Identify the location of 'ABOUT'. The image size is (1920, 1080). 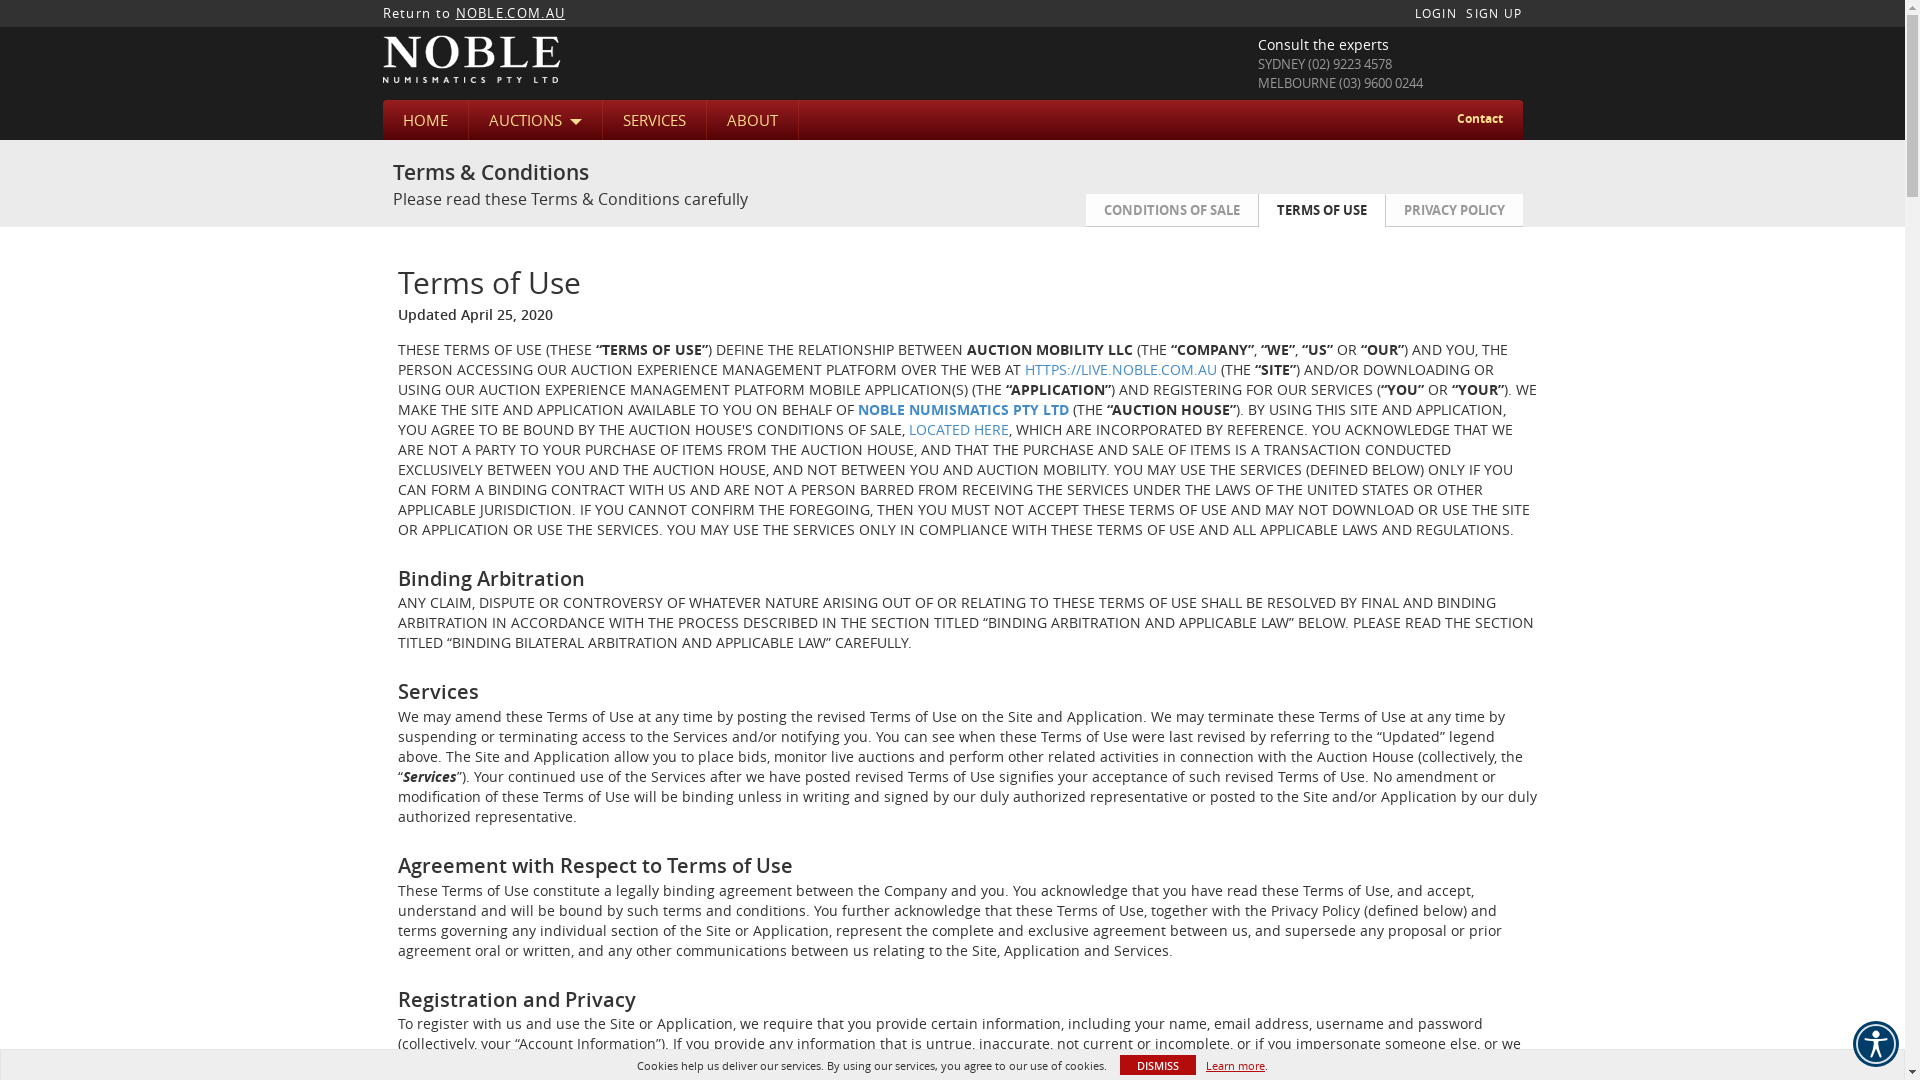
(750, 119).